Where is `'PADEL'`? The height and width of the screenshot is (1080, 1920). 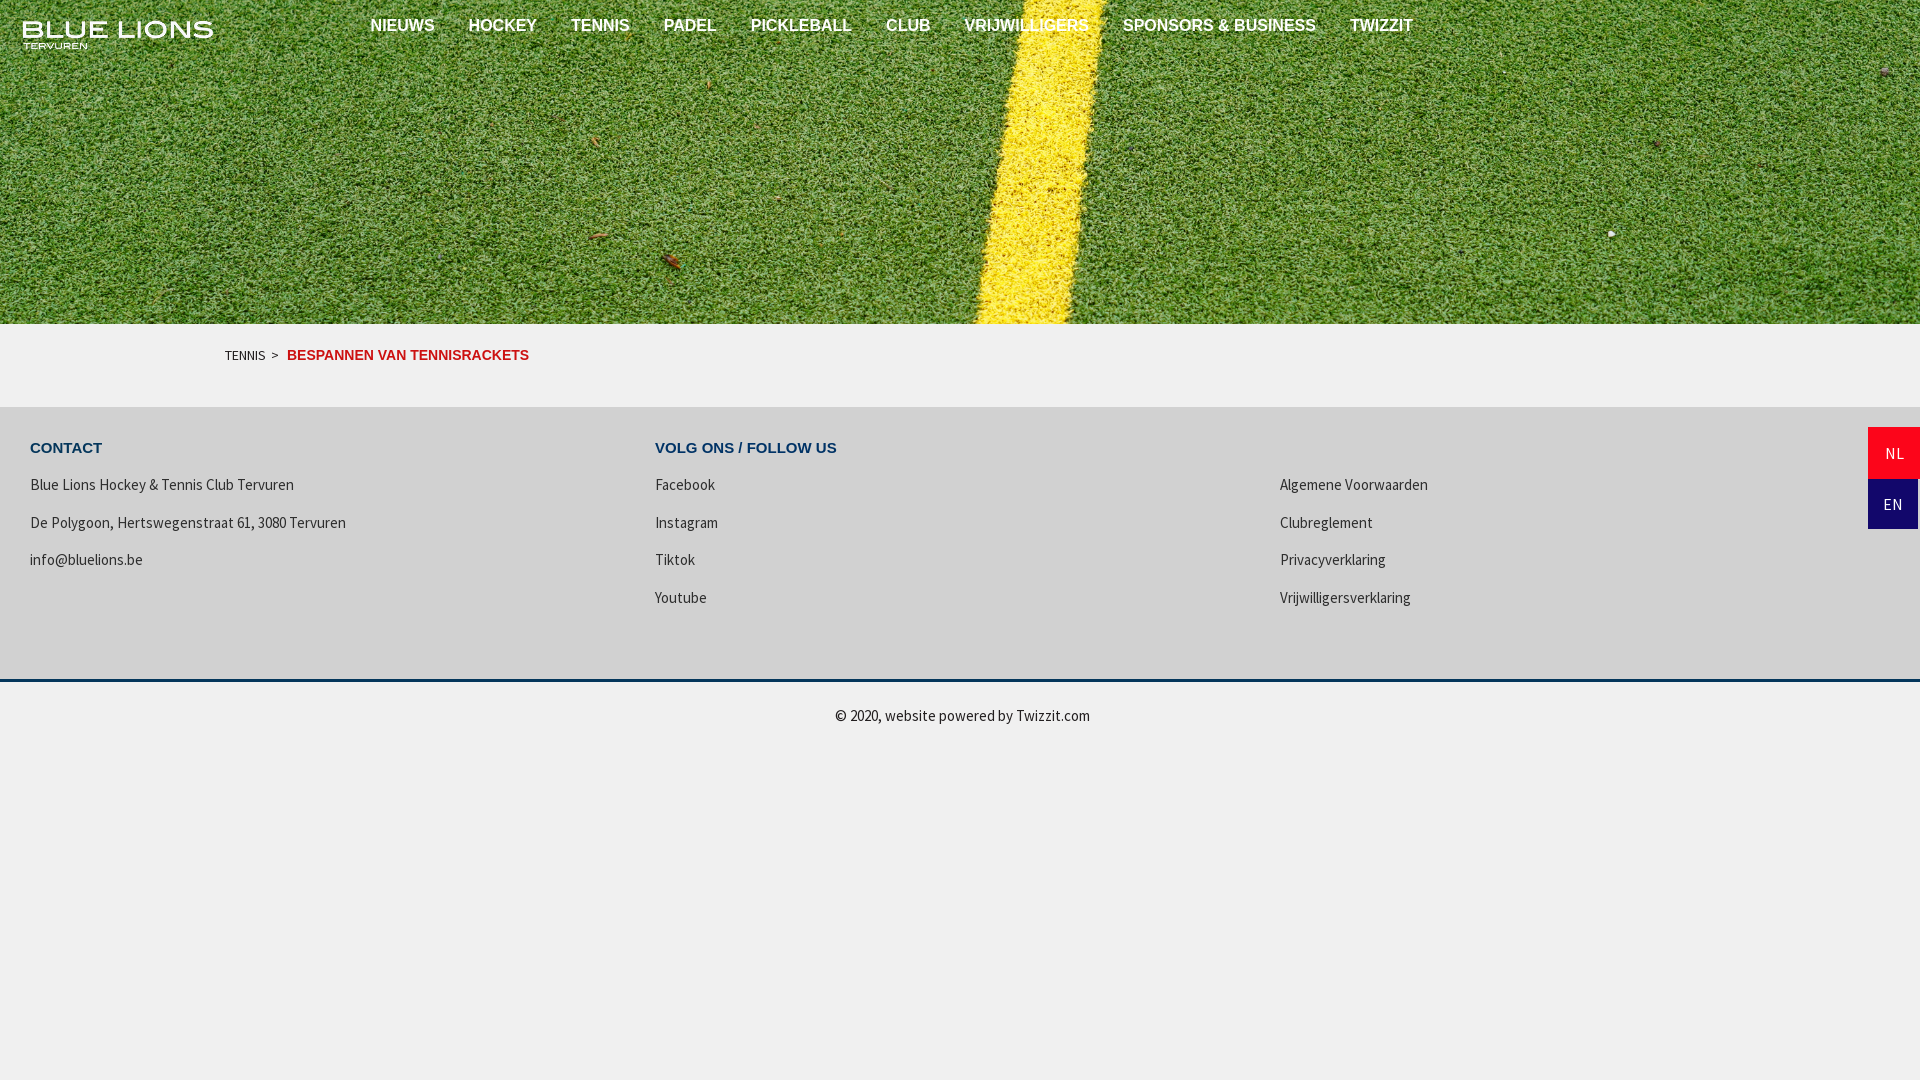
'PADEL' is located at coordinates (690, 26).